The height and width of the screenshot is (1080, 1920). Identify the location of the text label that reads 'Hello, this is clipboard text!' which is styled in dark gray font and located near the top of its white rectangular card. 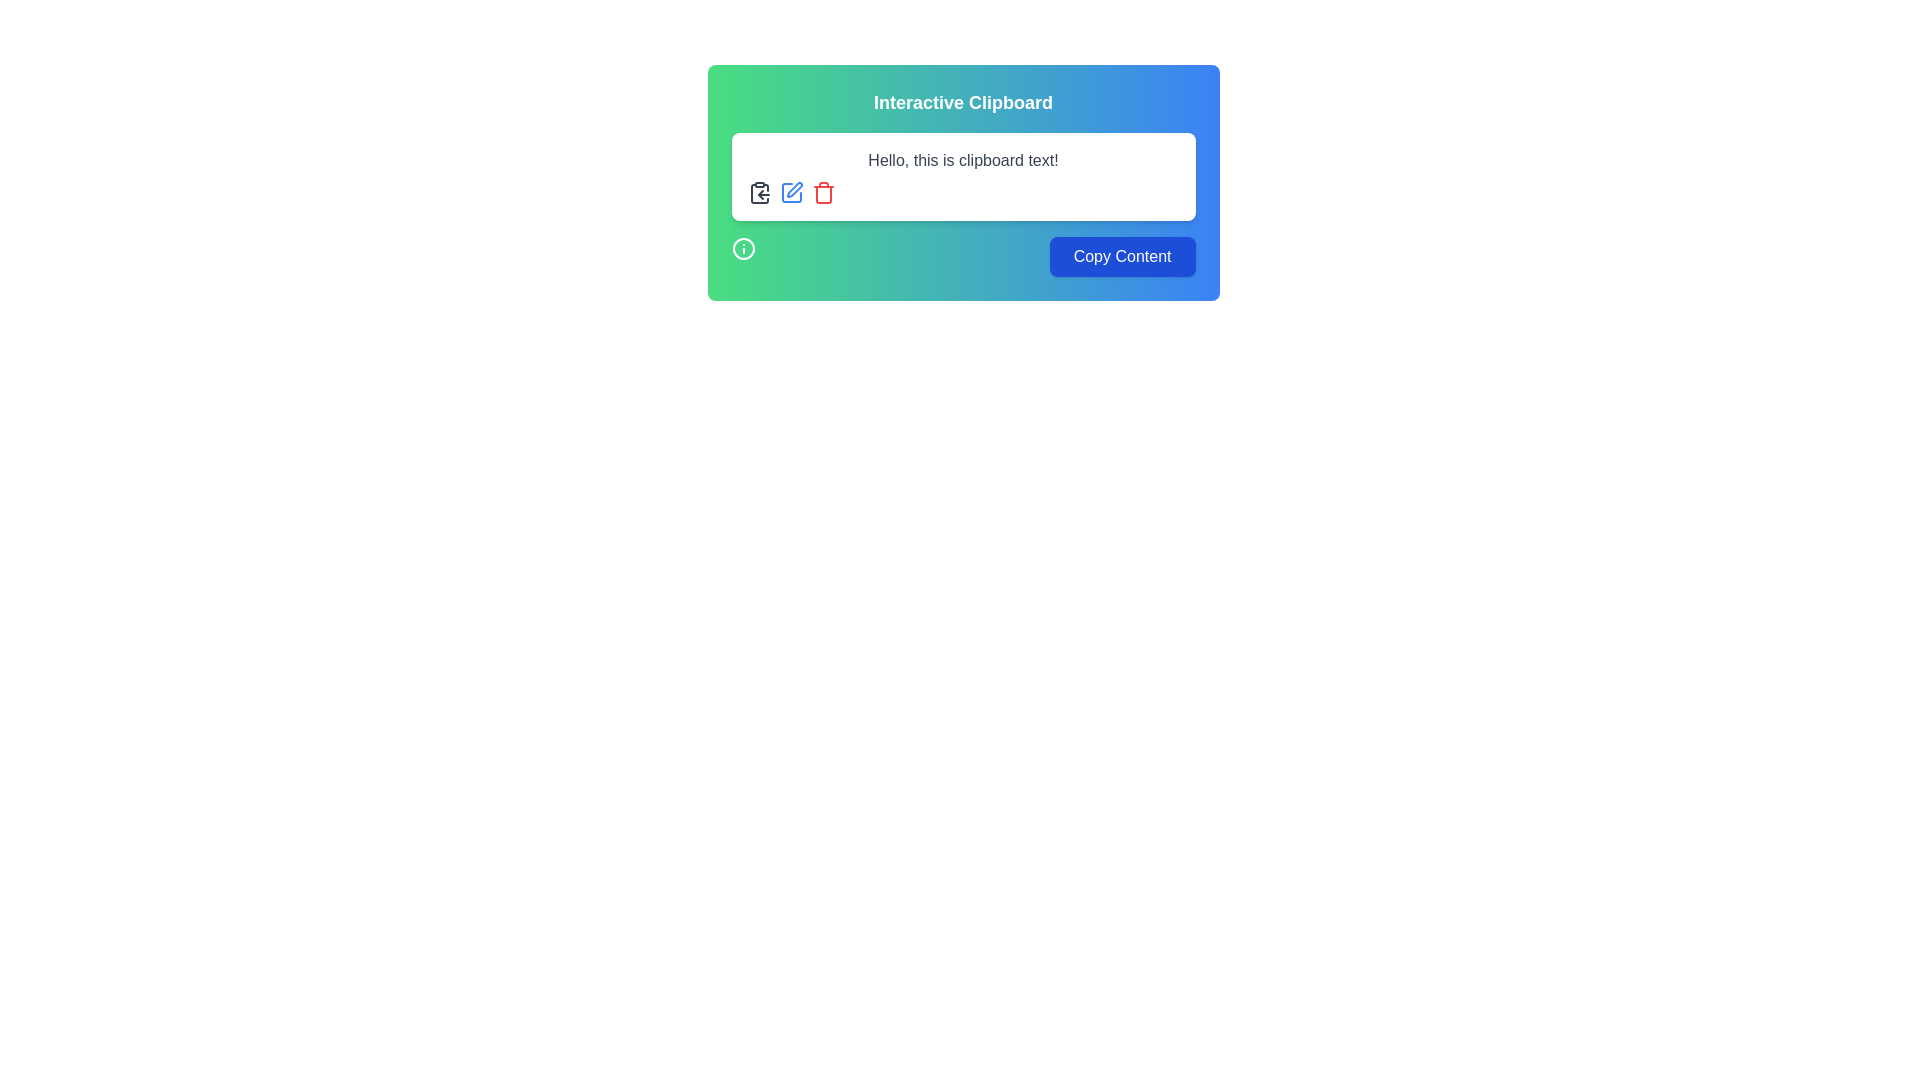
(963, 160).